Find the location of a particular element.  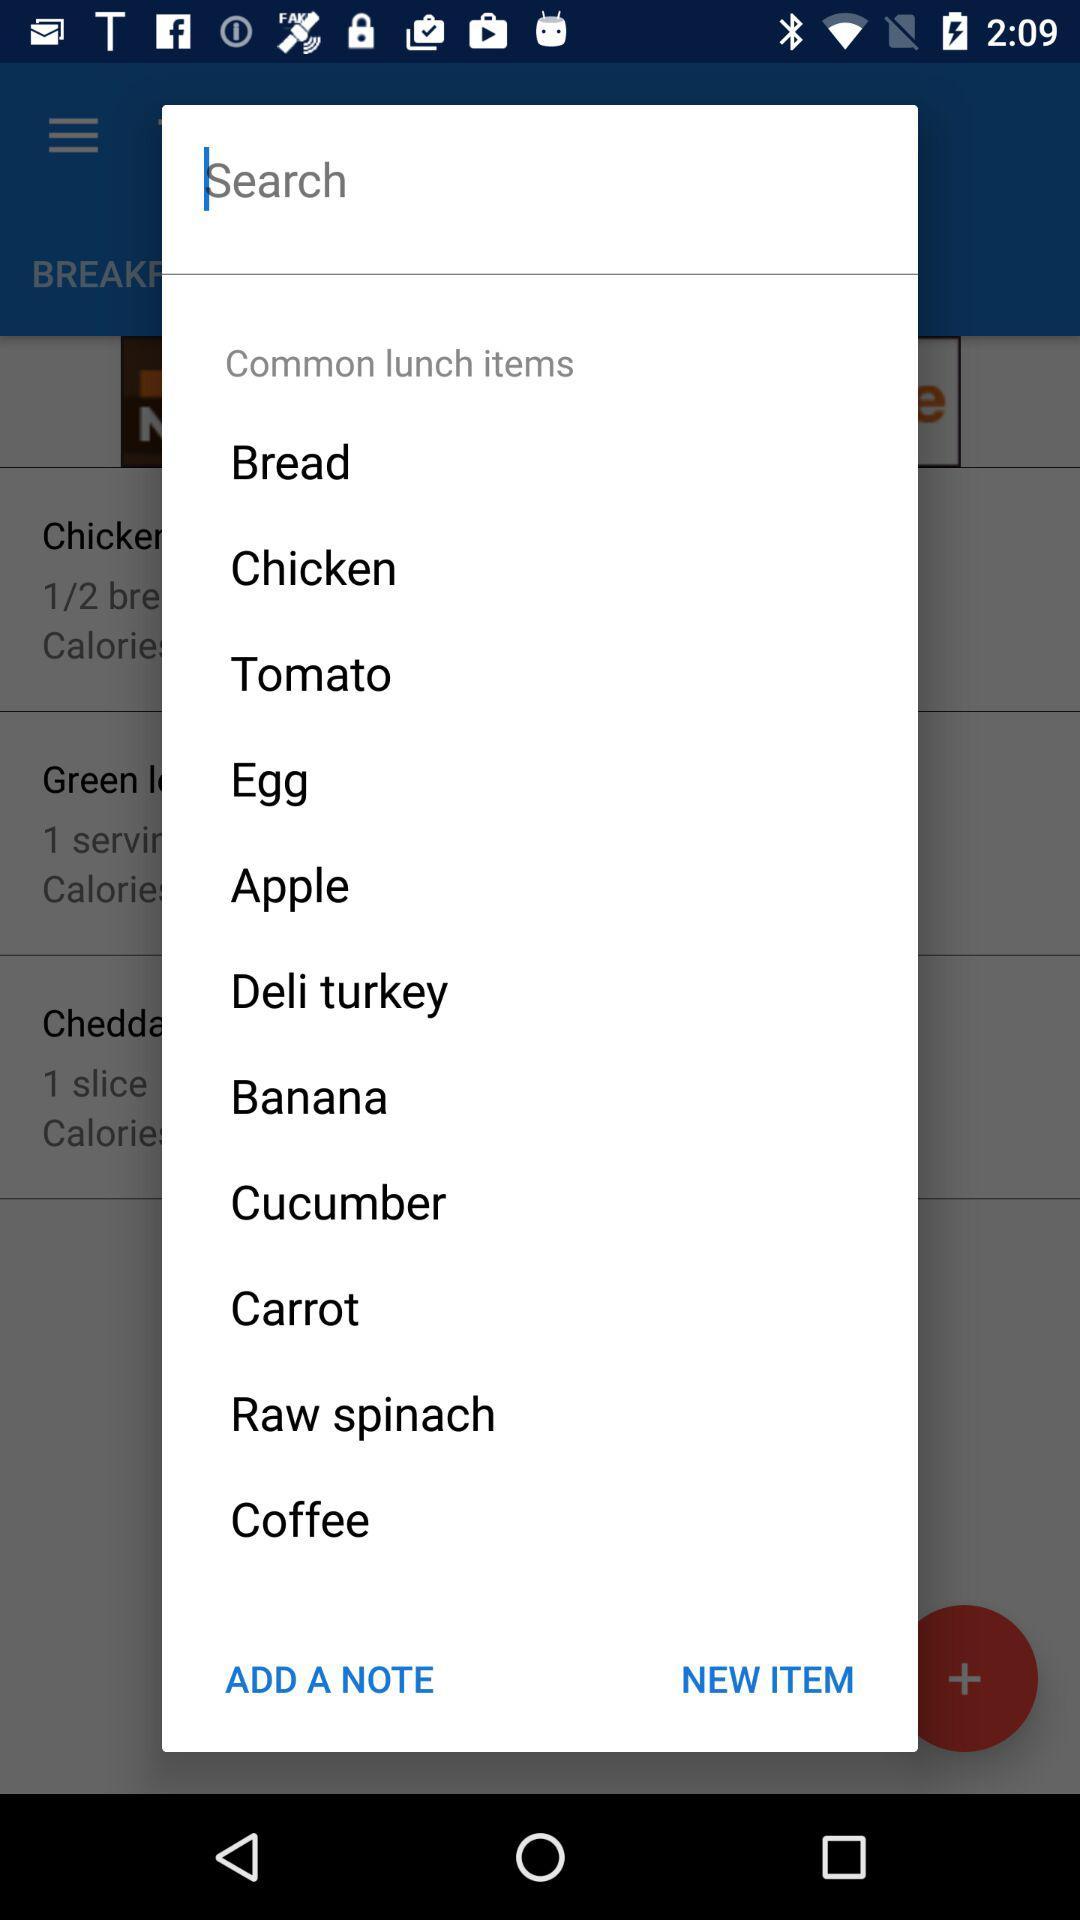

the item to the left of the new item icon is located at coordinates (328, 1678).